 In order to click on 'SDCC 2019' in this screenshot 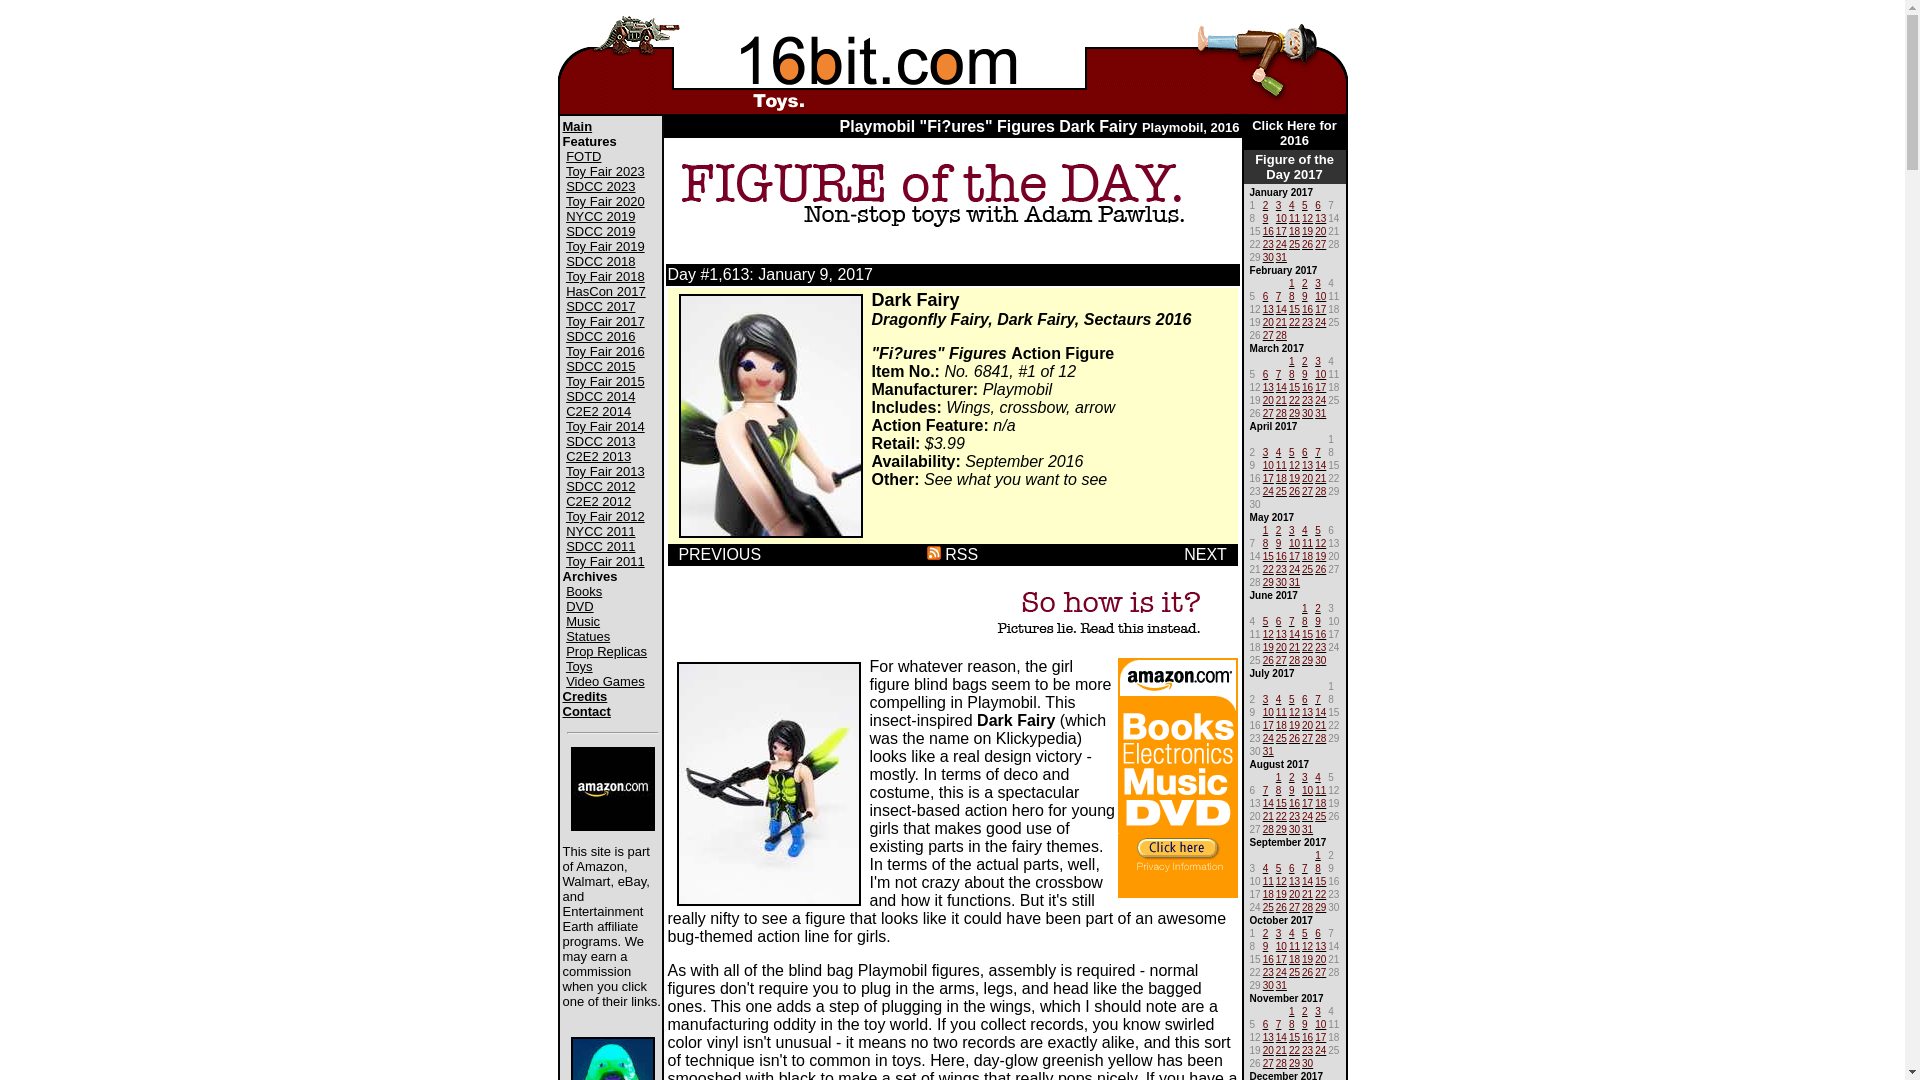, I will do `click(599, 230)`.